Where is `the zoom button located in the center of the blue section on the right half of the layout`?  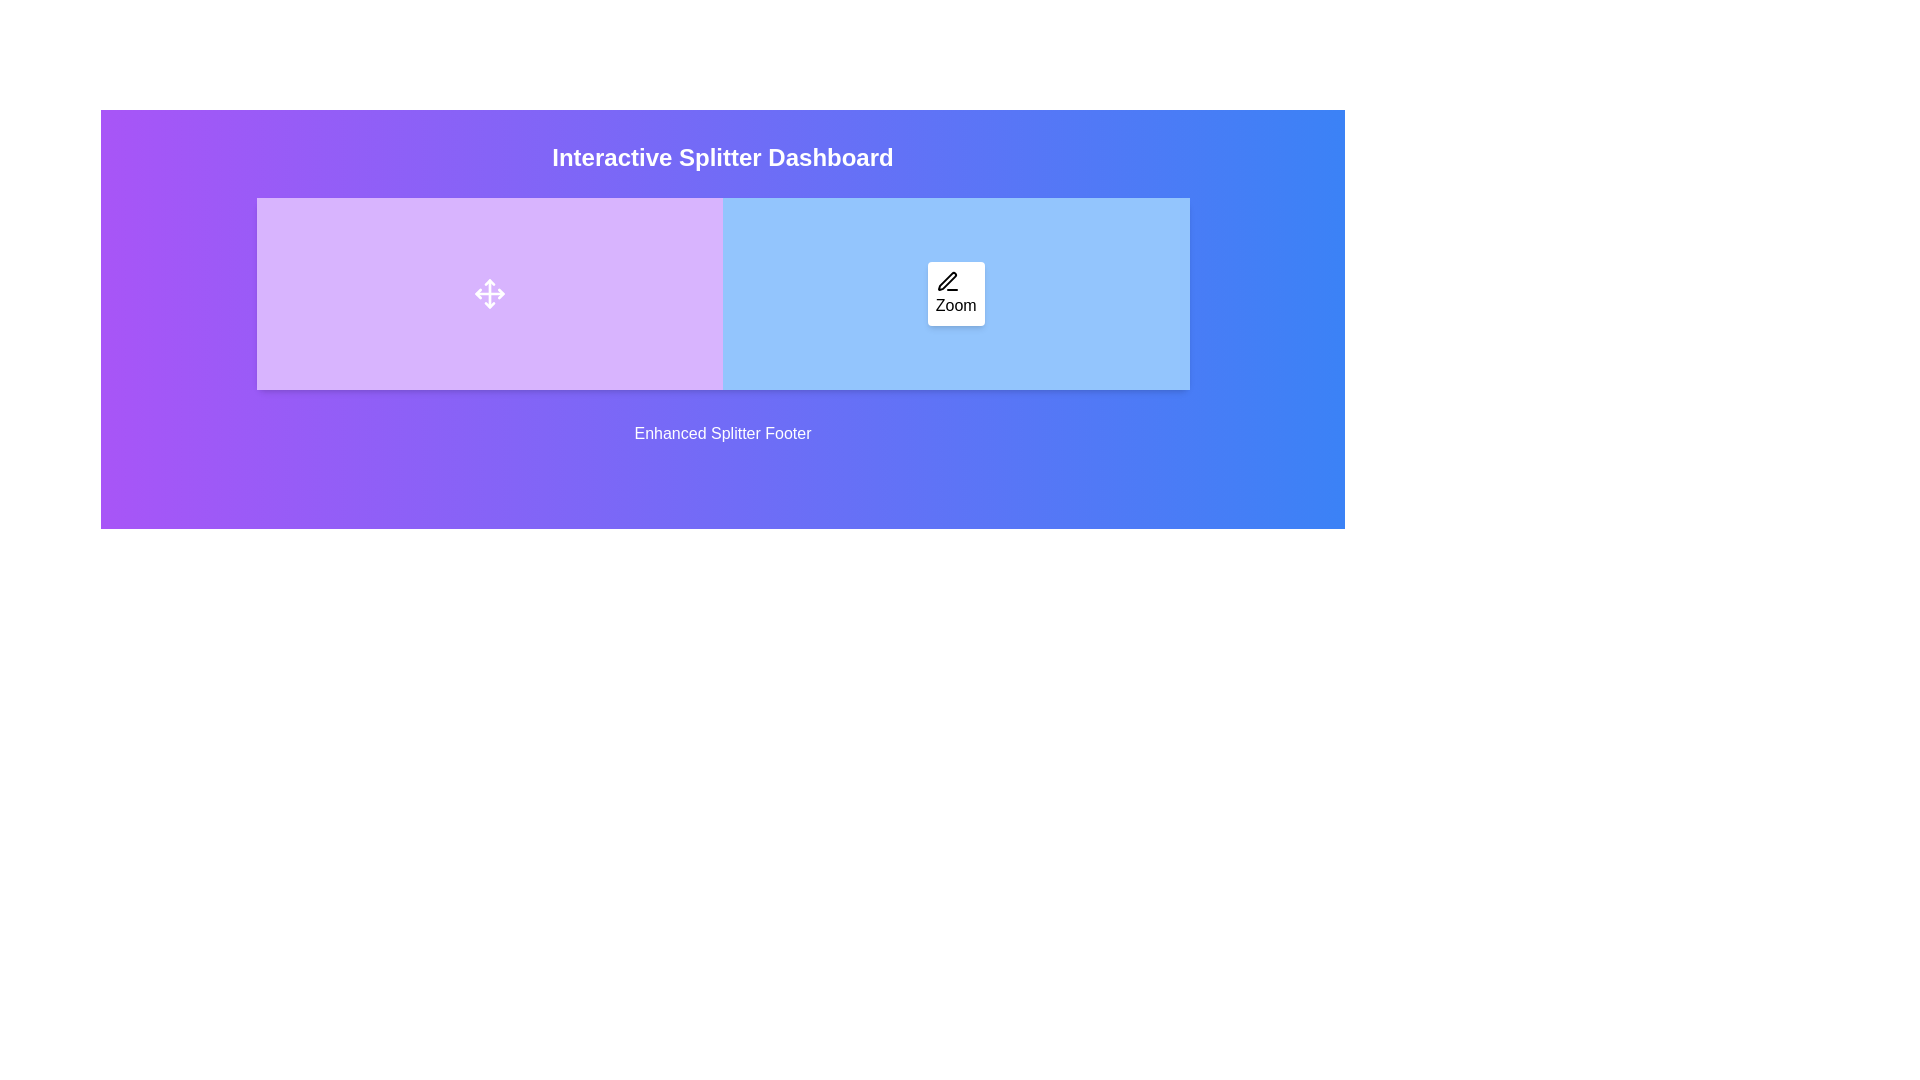
the zoom button located in the center of the blue section on the right half of the layout is located at coordinates (955, 293).